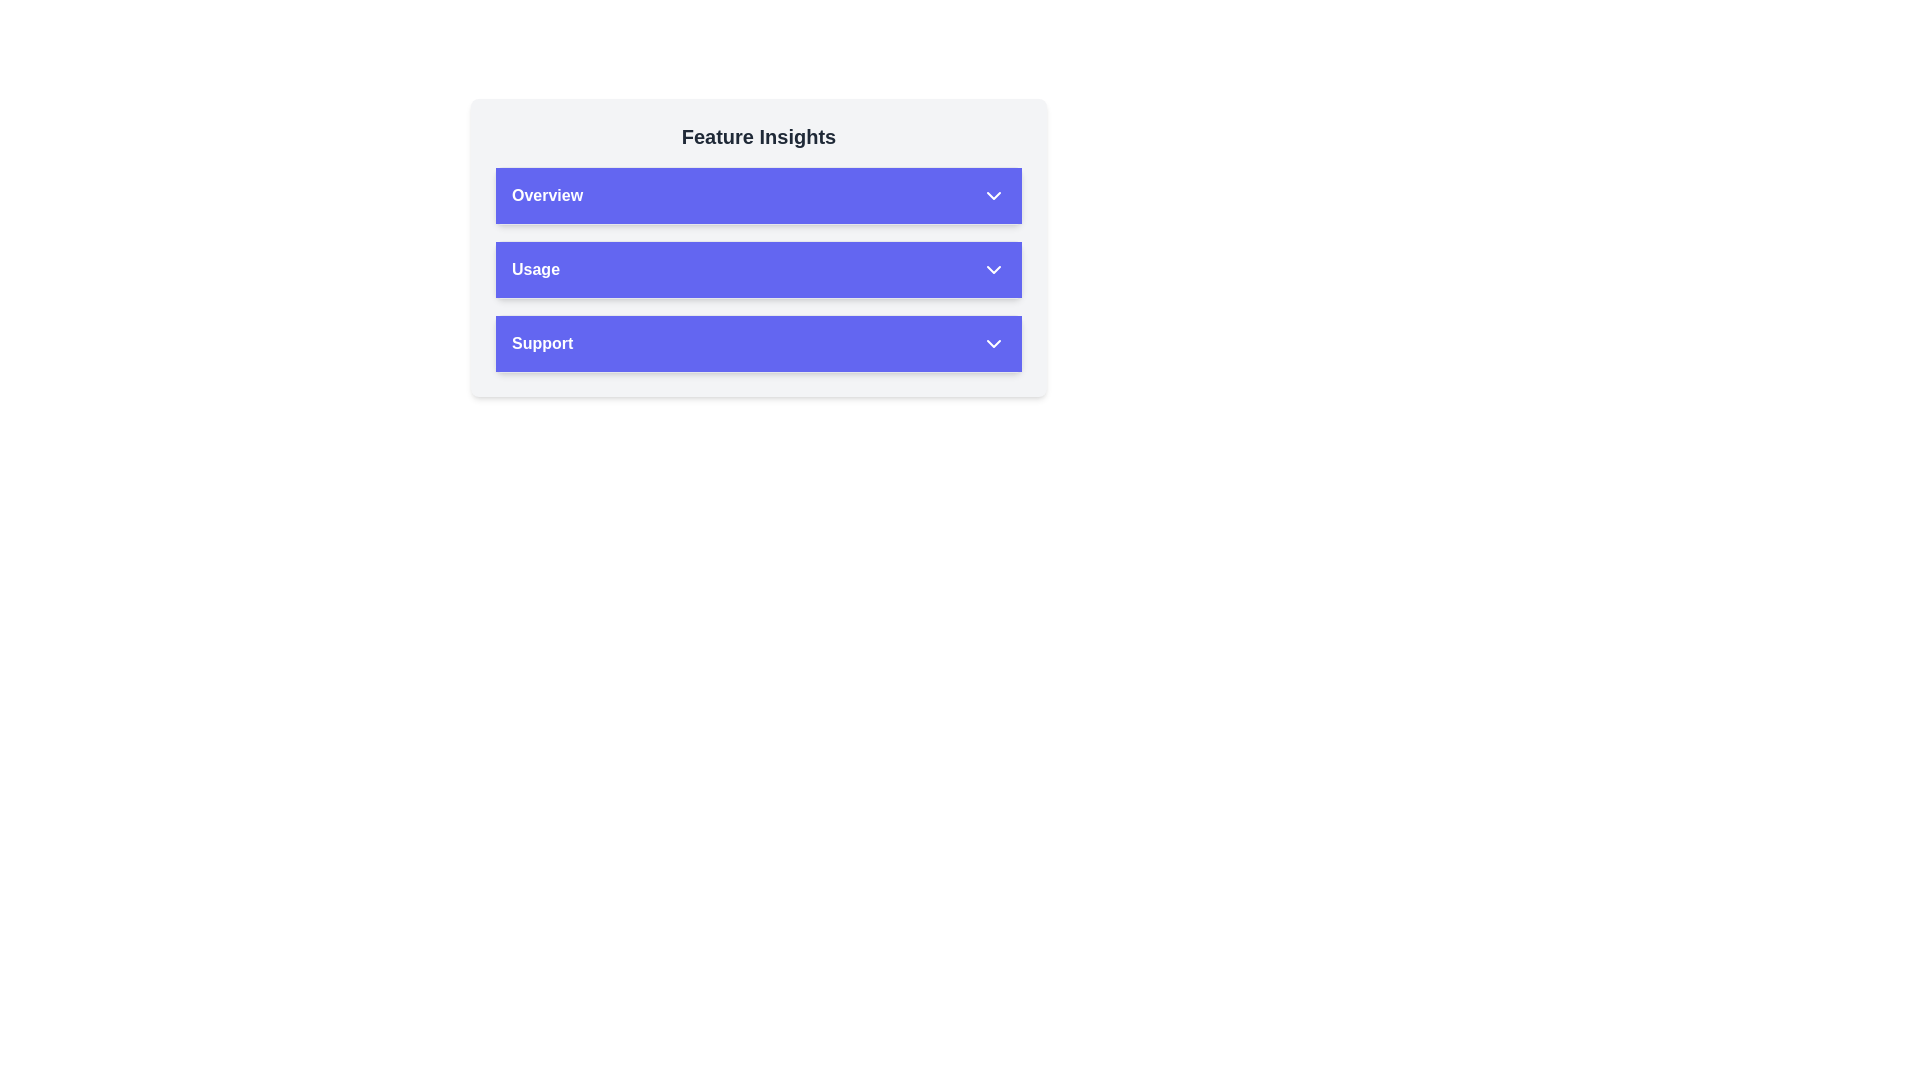 The width and height of the screenshot is (1920, 1080). I want to click on the Text Label indicating 'Support', which is located in the third section under 'Feature Insights', so click(542, 342).